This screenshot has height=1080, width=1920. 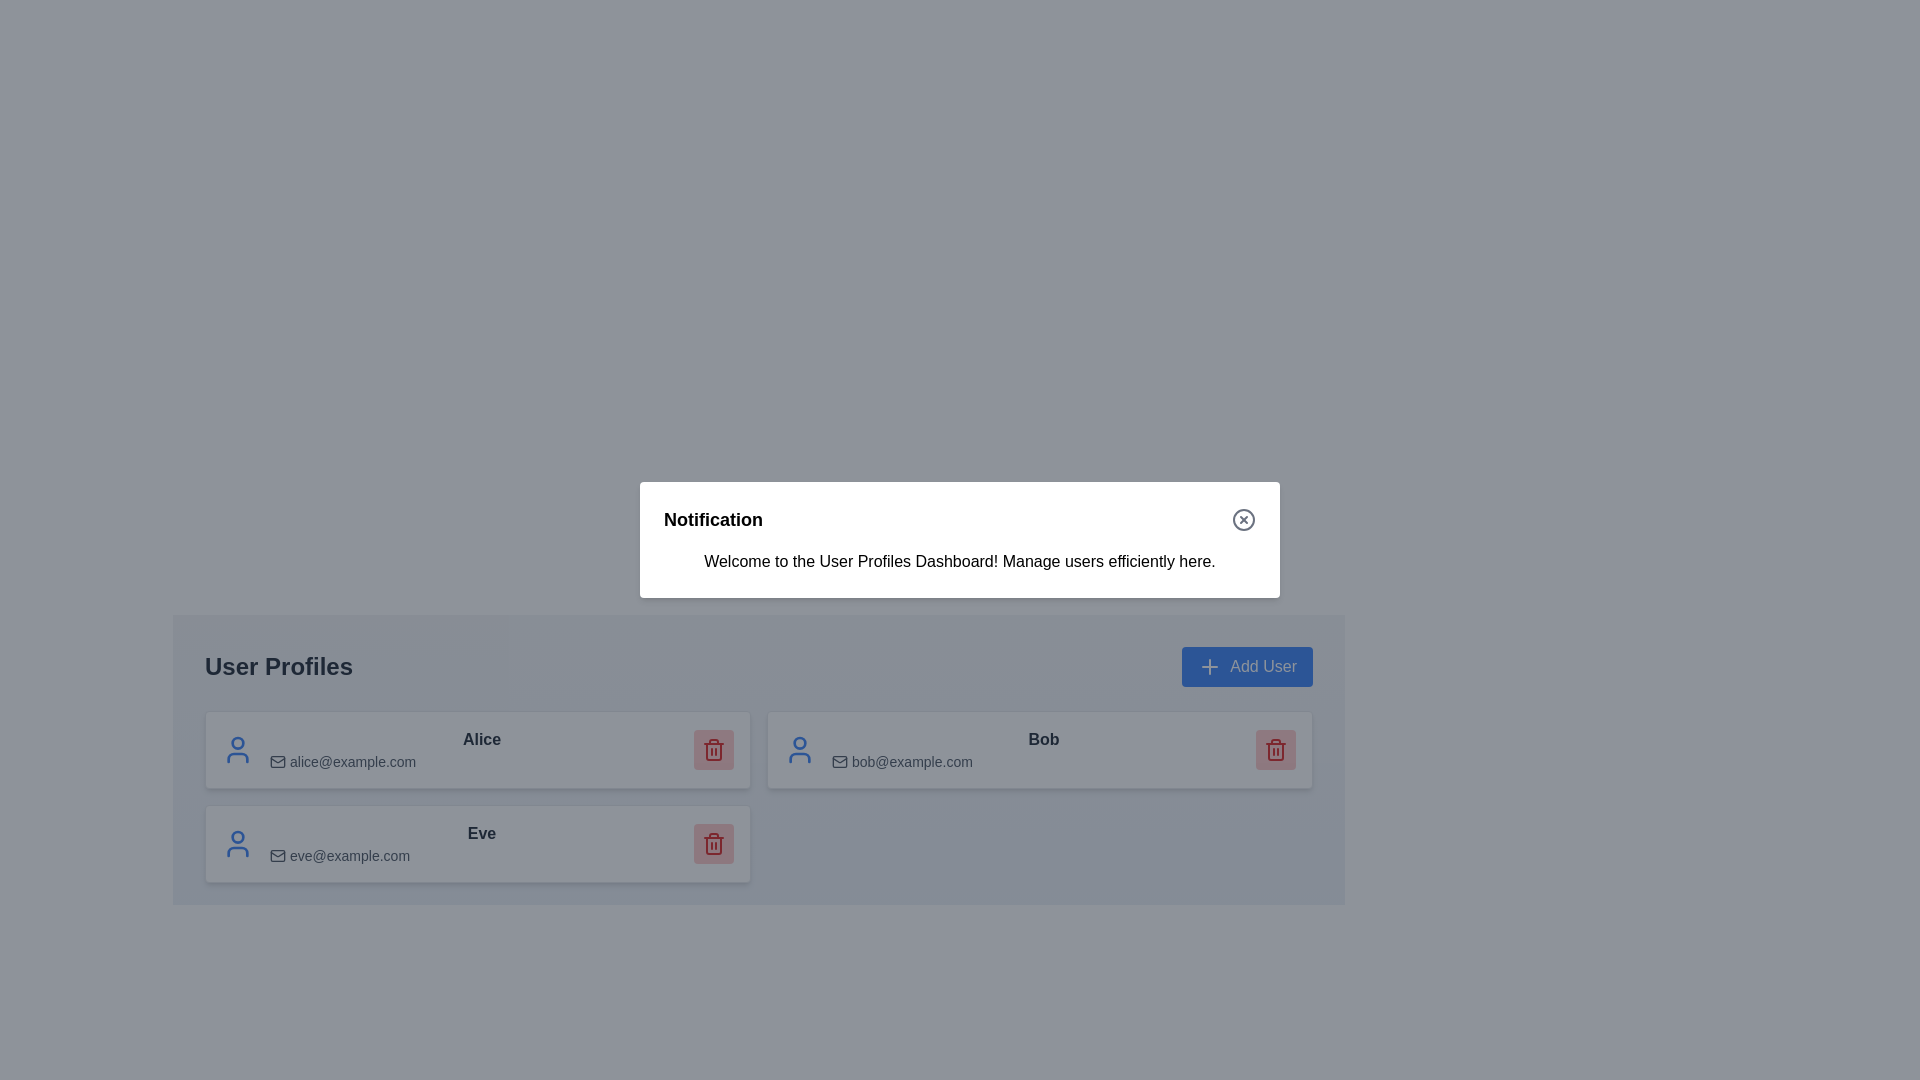 I want to click on the user icon representing 'Bob', located at the leftmost side of the card containing their name and email, so click(x=800, y=749).